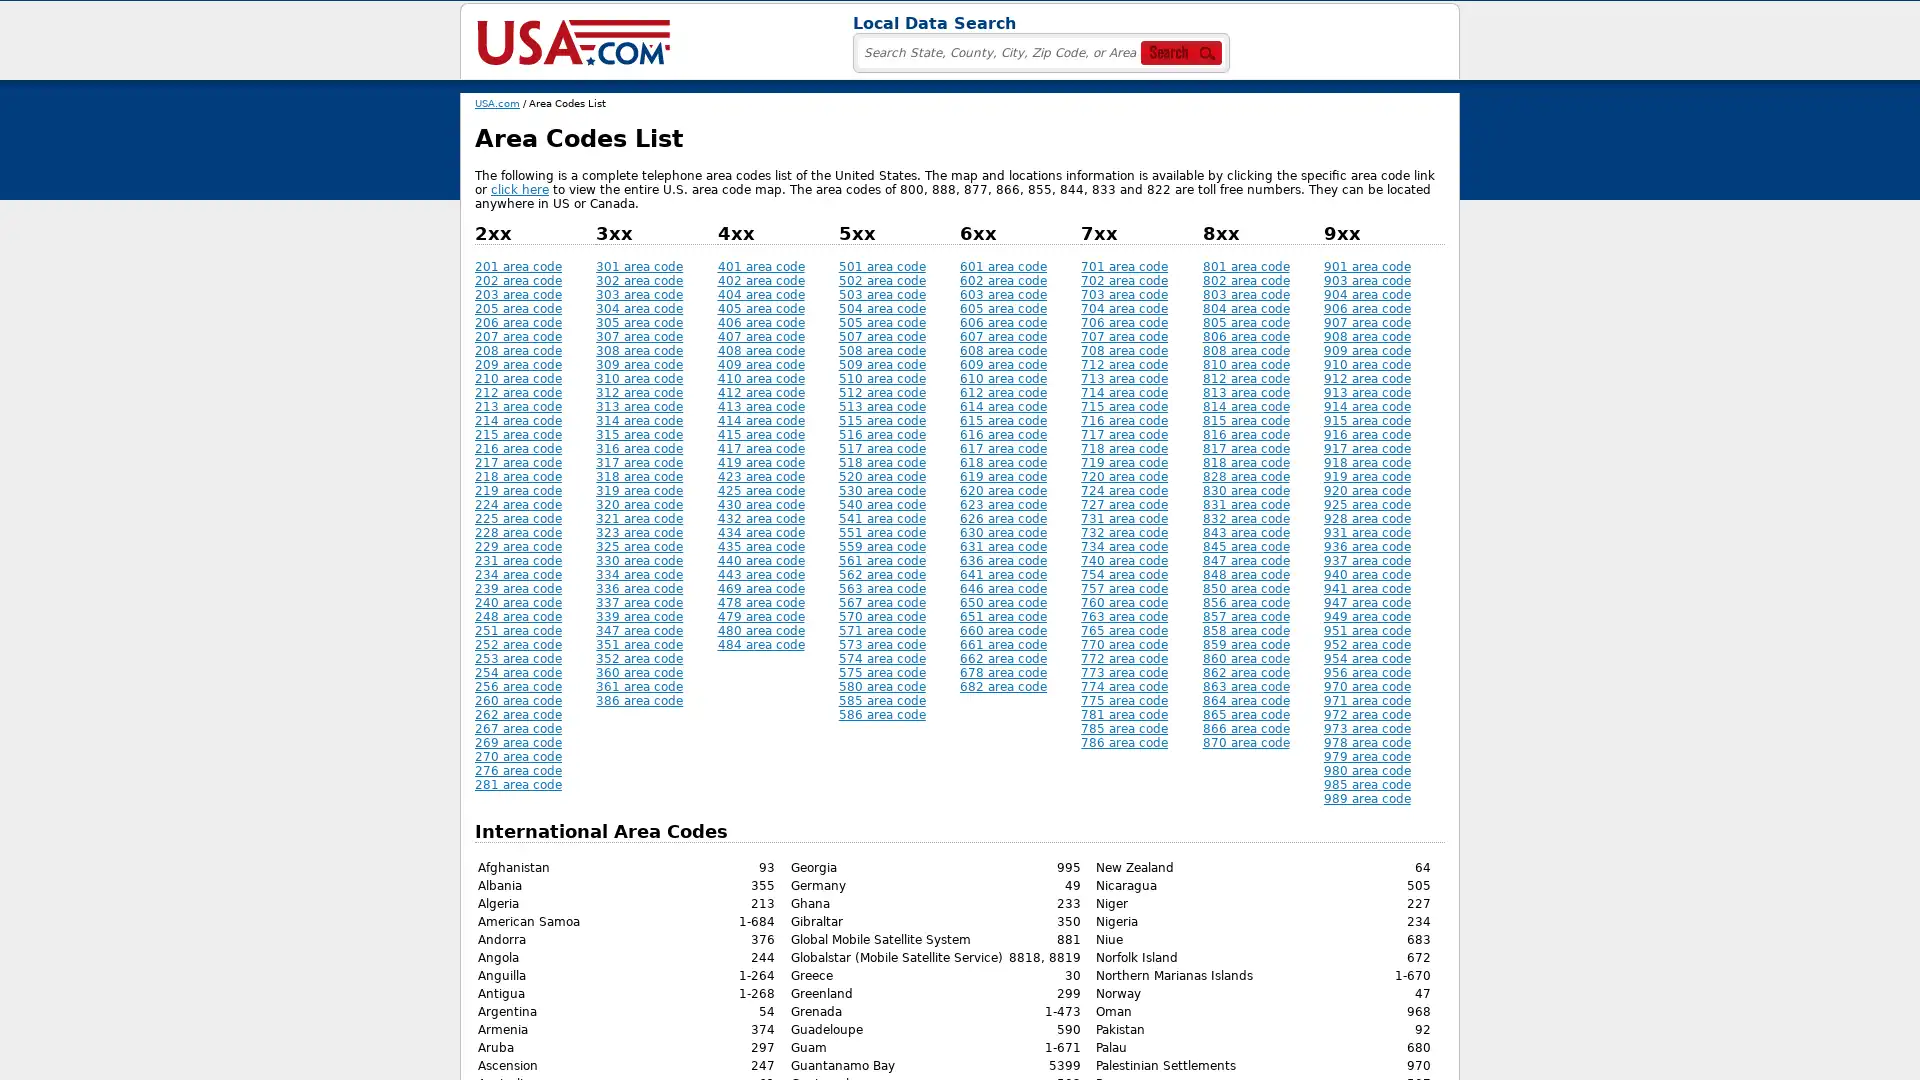 The image size is (1920, 1080). I want to click on Submit, so click(860, 45).